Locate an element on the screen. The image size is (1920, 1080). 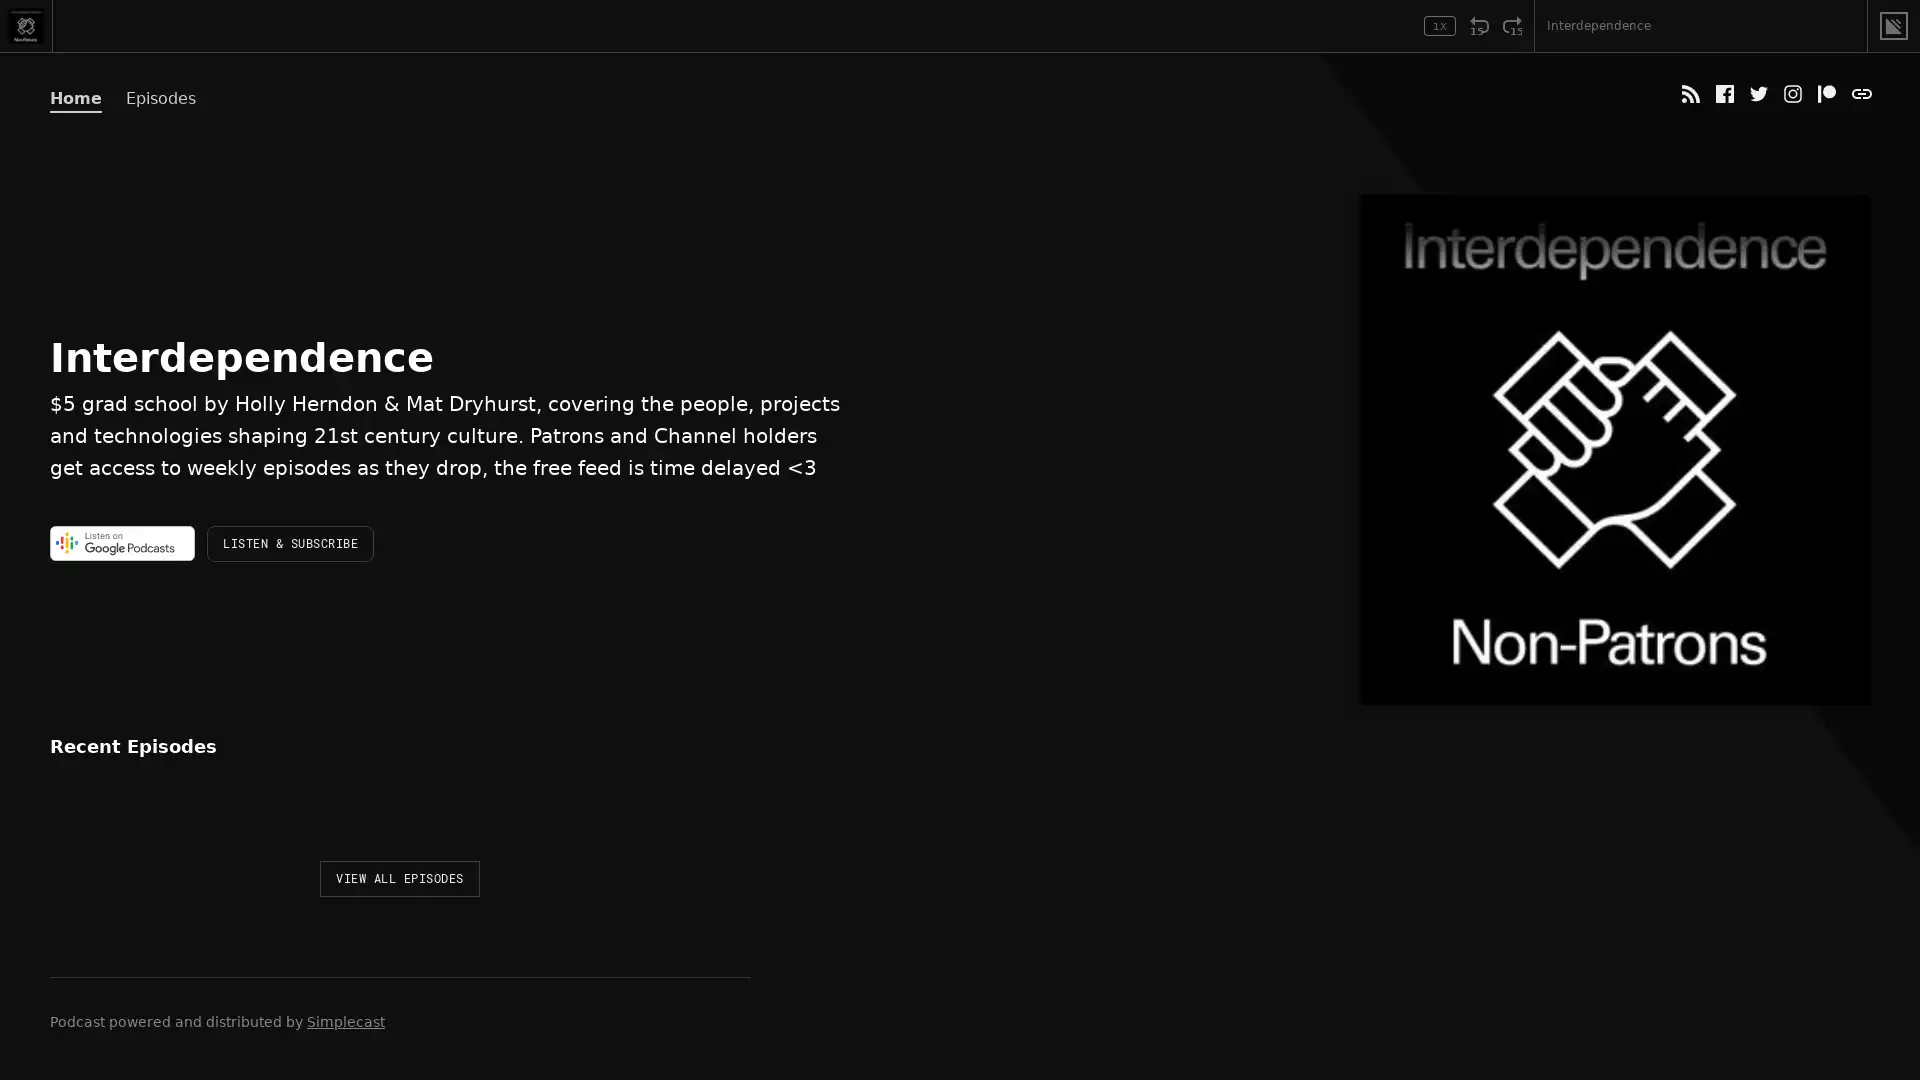
Play is located at coordinates (76, 26).